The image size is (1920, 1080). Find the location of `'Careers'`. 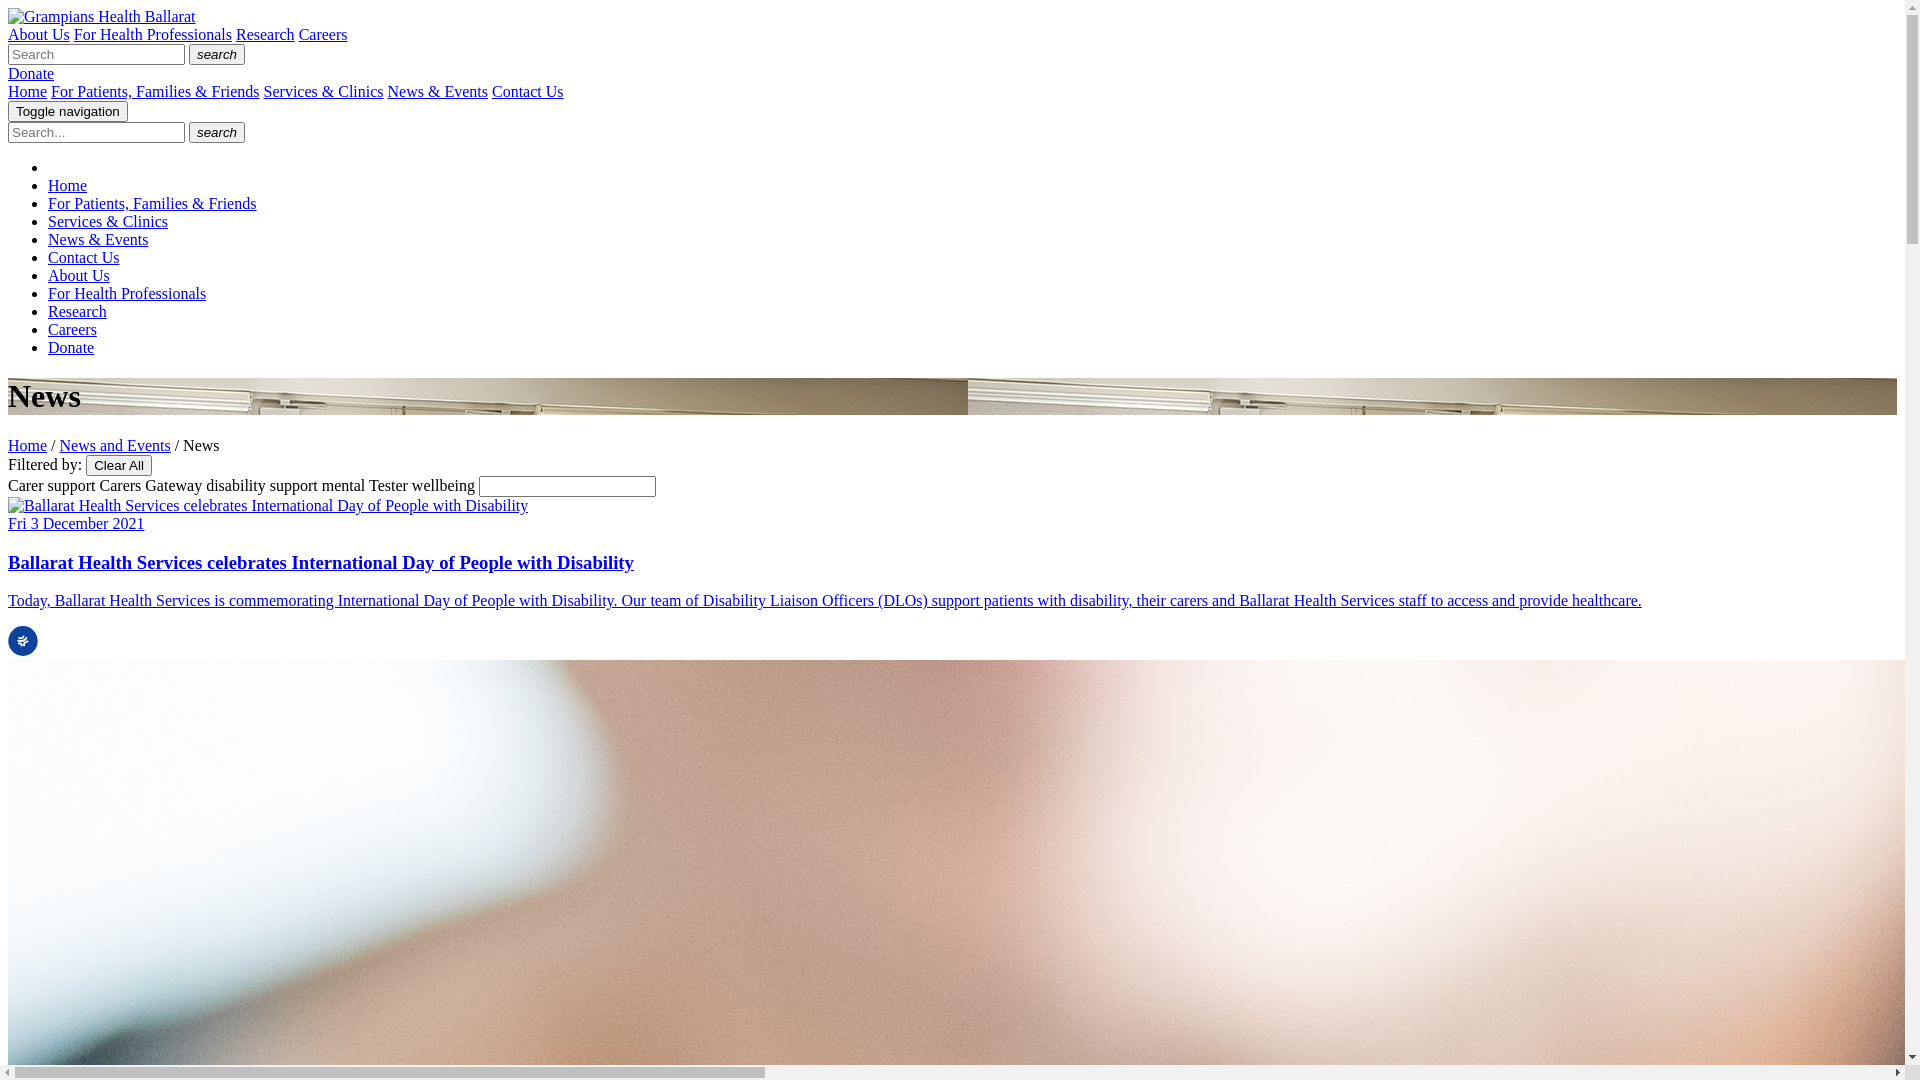

'Careers' is located at coordinates (323, 34).